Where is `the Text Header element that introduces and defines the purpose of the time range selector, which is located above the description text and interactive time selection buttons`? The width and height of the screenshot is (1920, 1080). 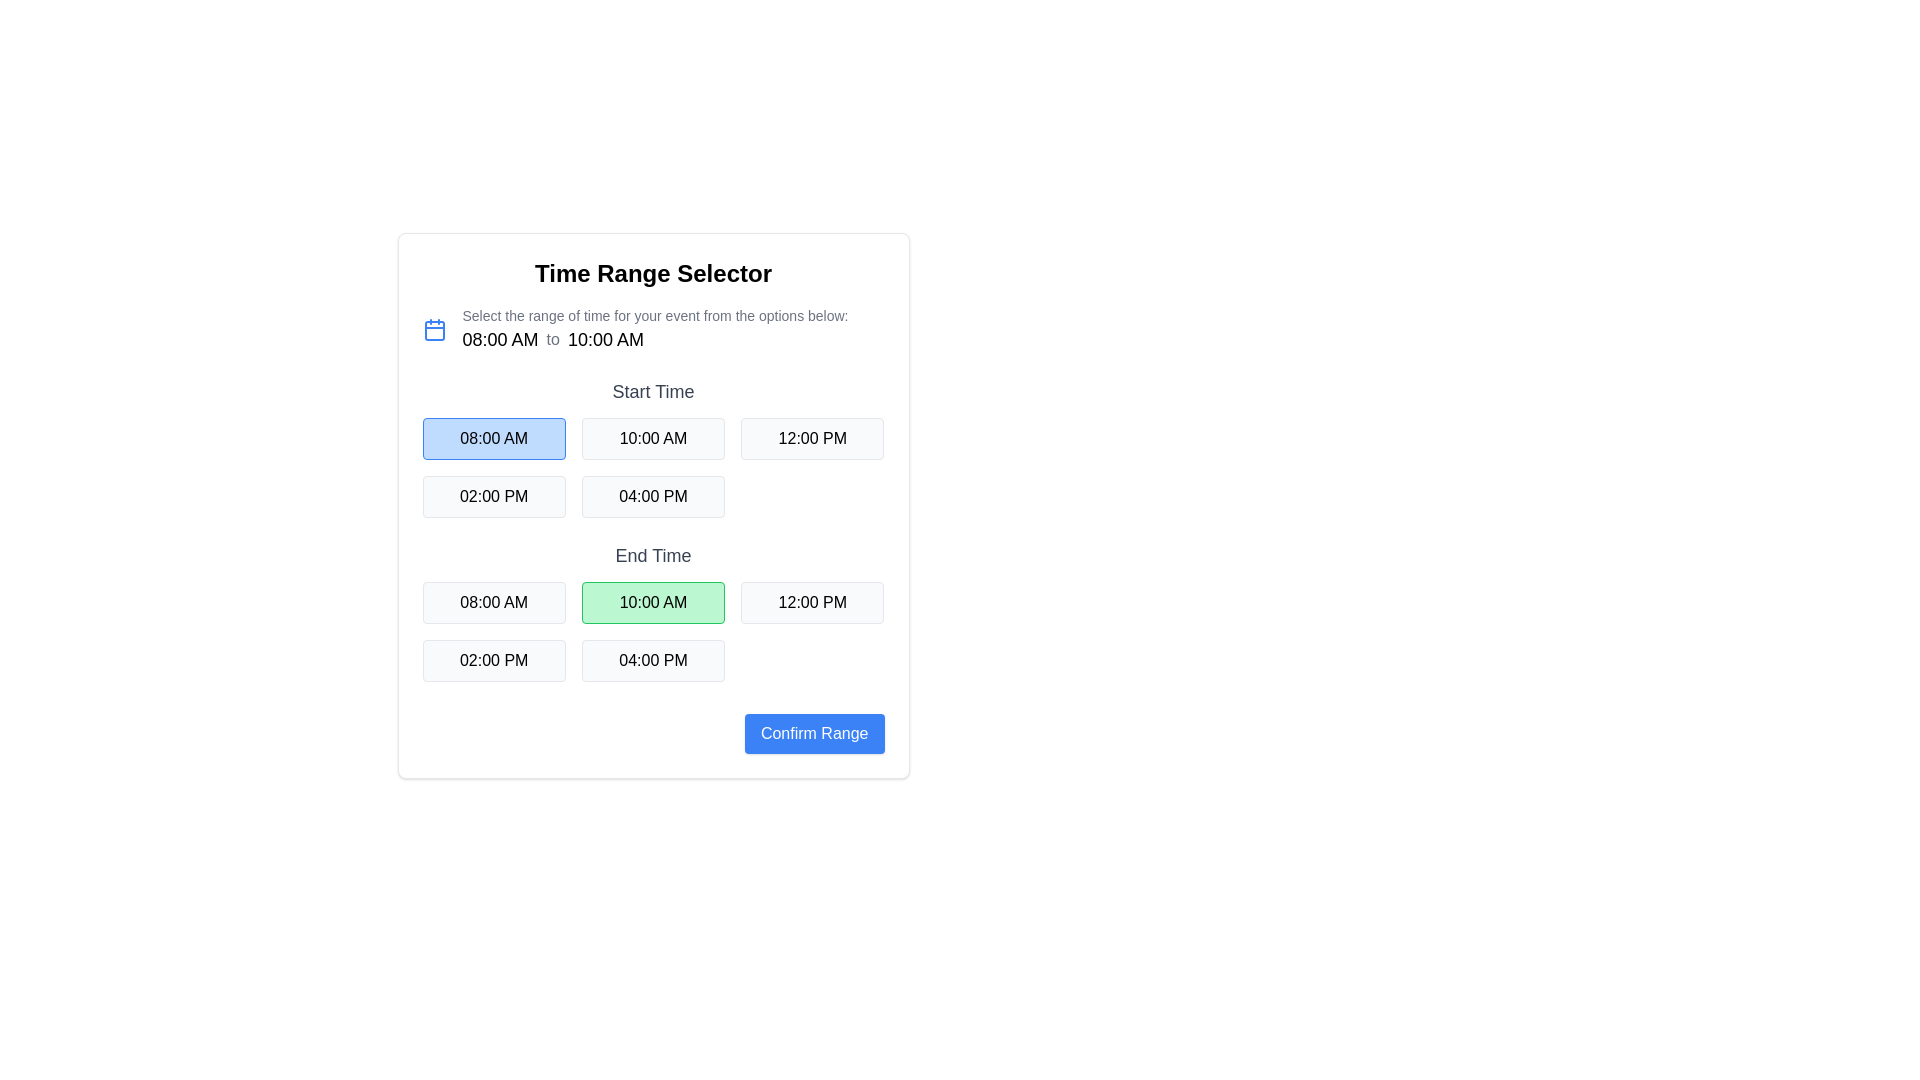
the Text Header element that introduces and defines the purpose of the time range selector, which is located above the description text and interactive time selection buttons is located at coordinates (653, 273).